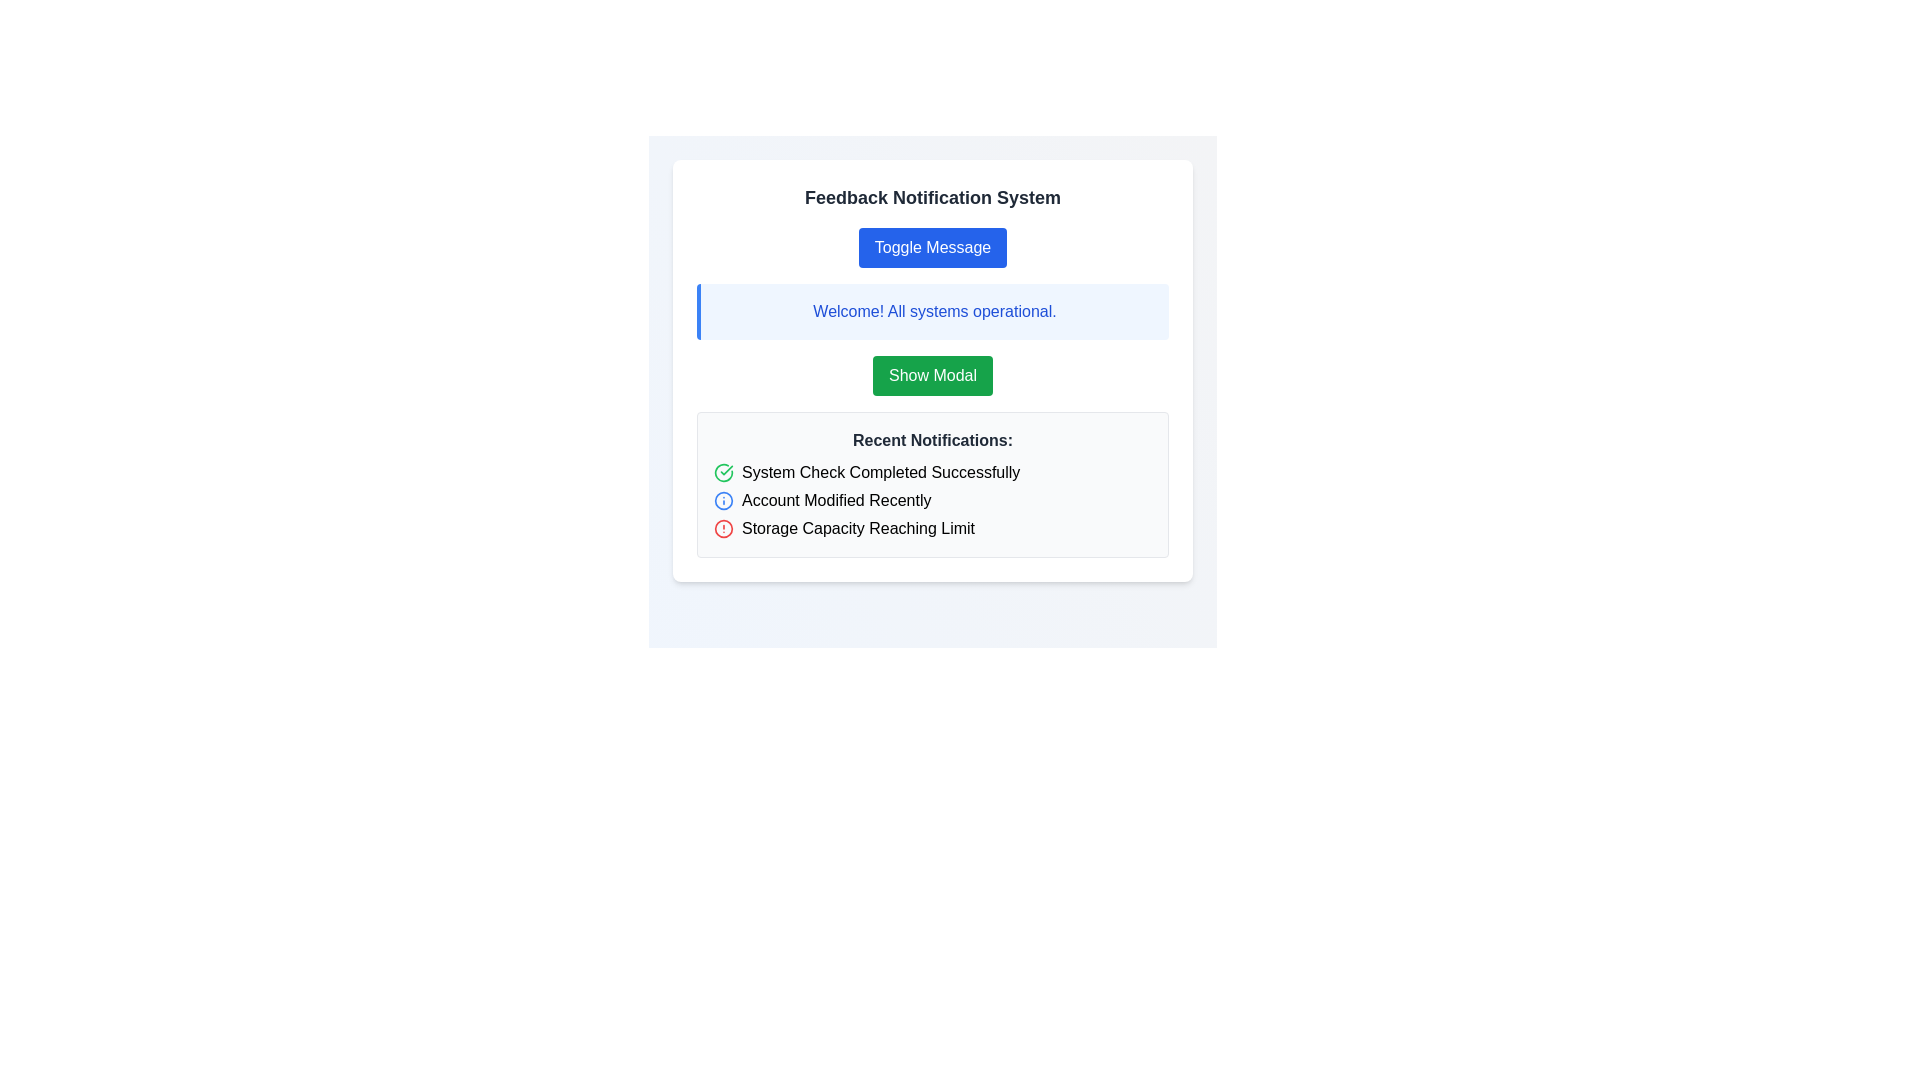  Describe the element at coordinates (931, 473) in the screenshot. I see `the information provided by the Notification item indicating that the system check has been successfully completed, which is the first item in the vertical notification list under 'Recent Notifications:'` at that location.